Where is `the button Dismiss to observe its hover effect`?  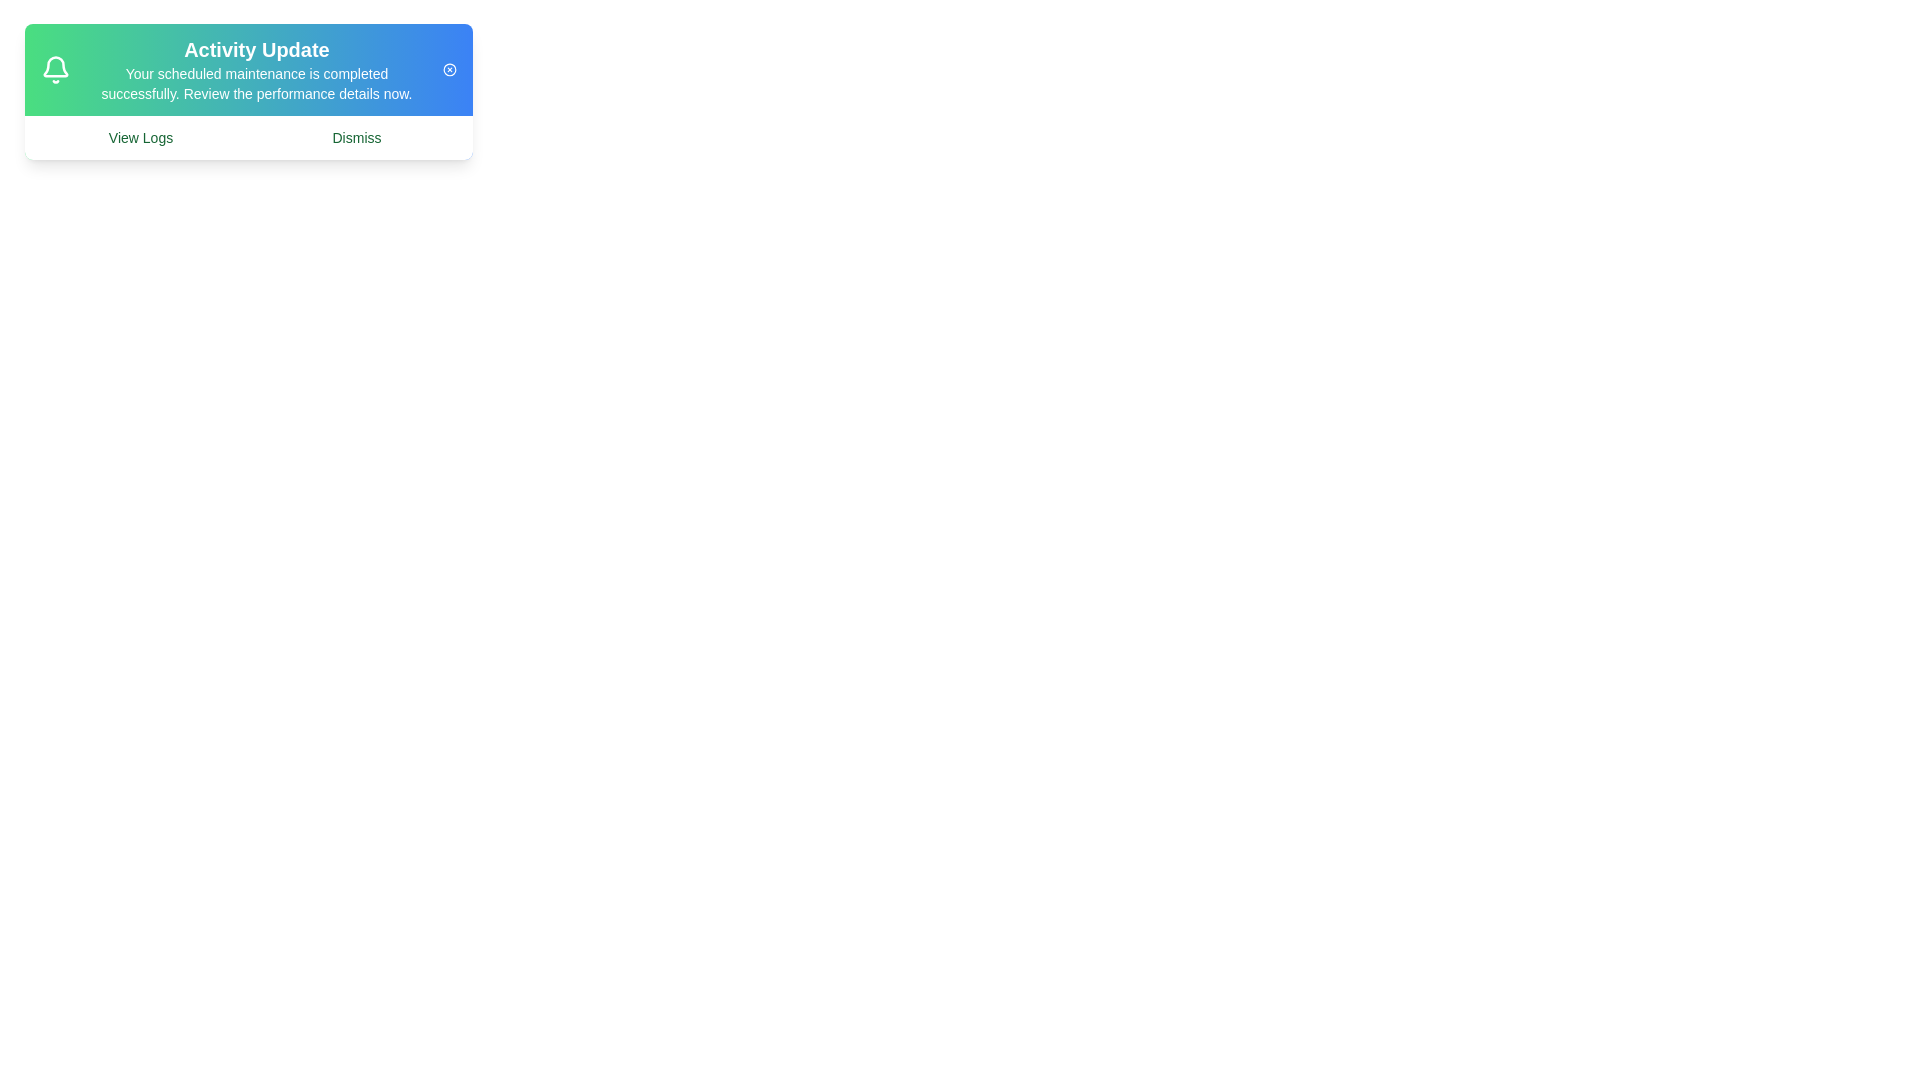 the button Dismiss to observe its hover effect is located at coordinates (356, 137).